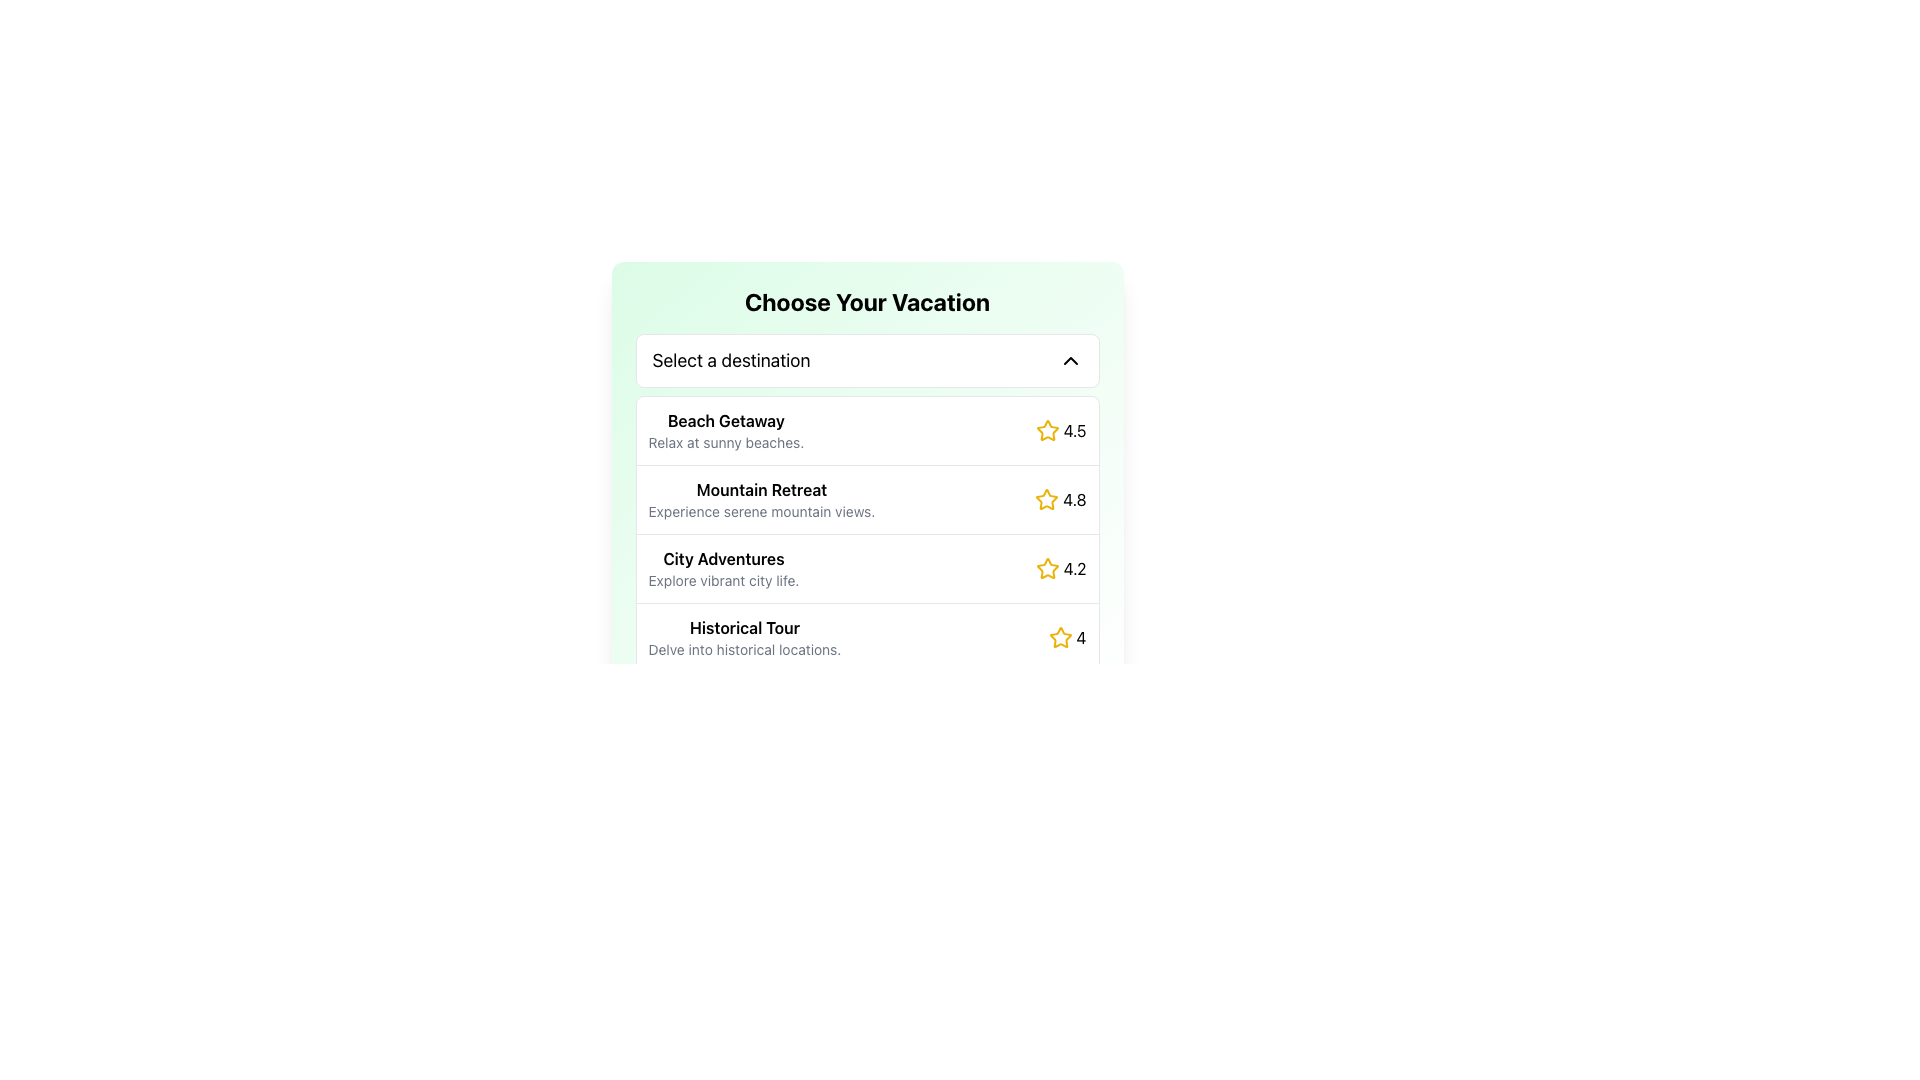 This screenshot has width=1920, height=1080. Describe the element at coordinates (867, 498) in the screenshot. I see `rating details of the list item titled 'Mountain Retreat', which has a rating score of '4.8' and a gold star icon` at that location.